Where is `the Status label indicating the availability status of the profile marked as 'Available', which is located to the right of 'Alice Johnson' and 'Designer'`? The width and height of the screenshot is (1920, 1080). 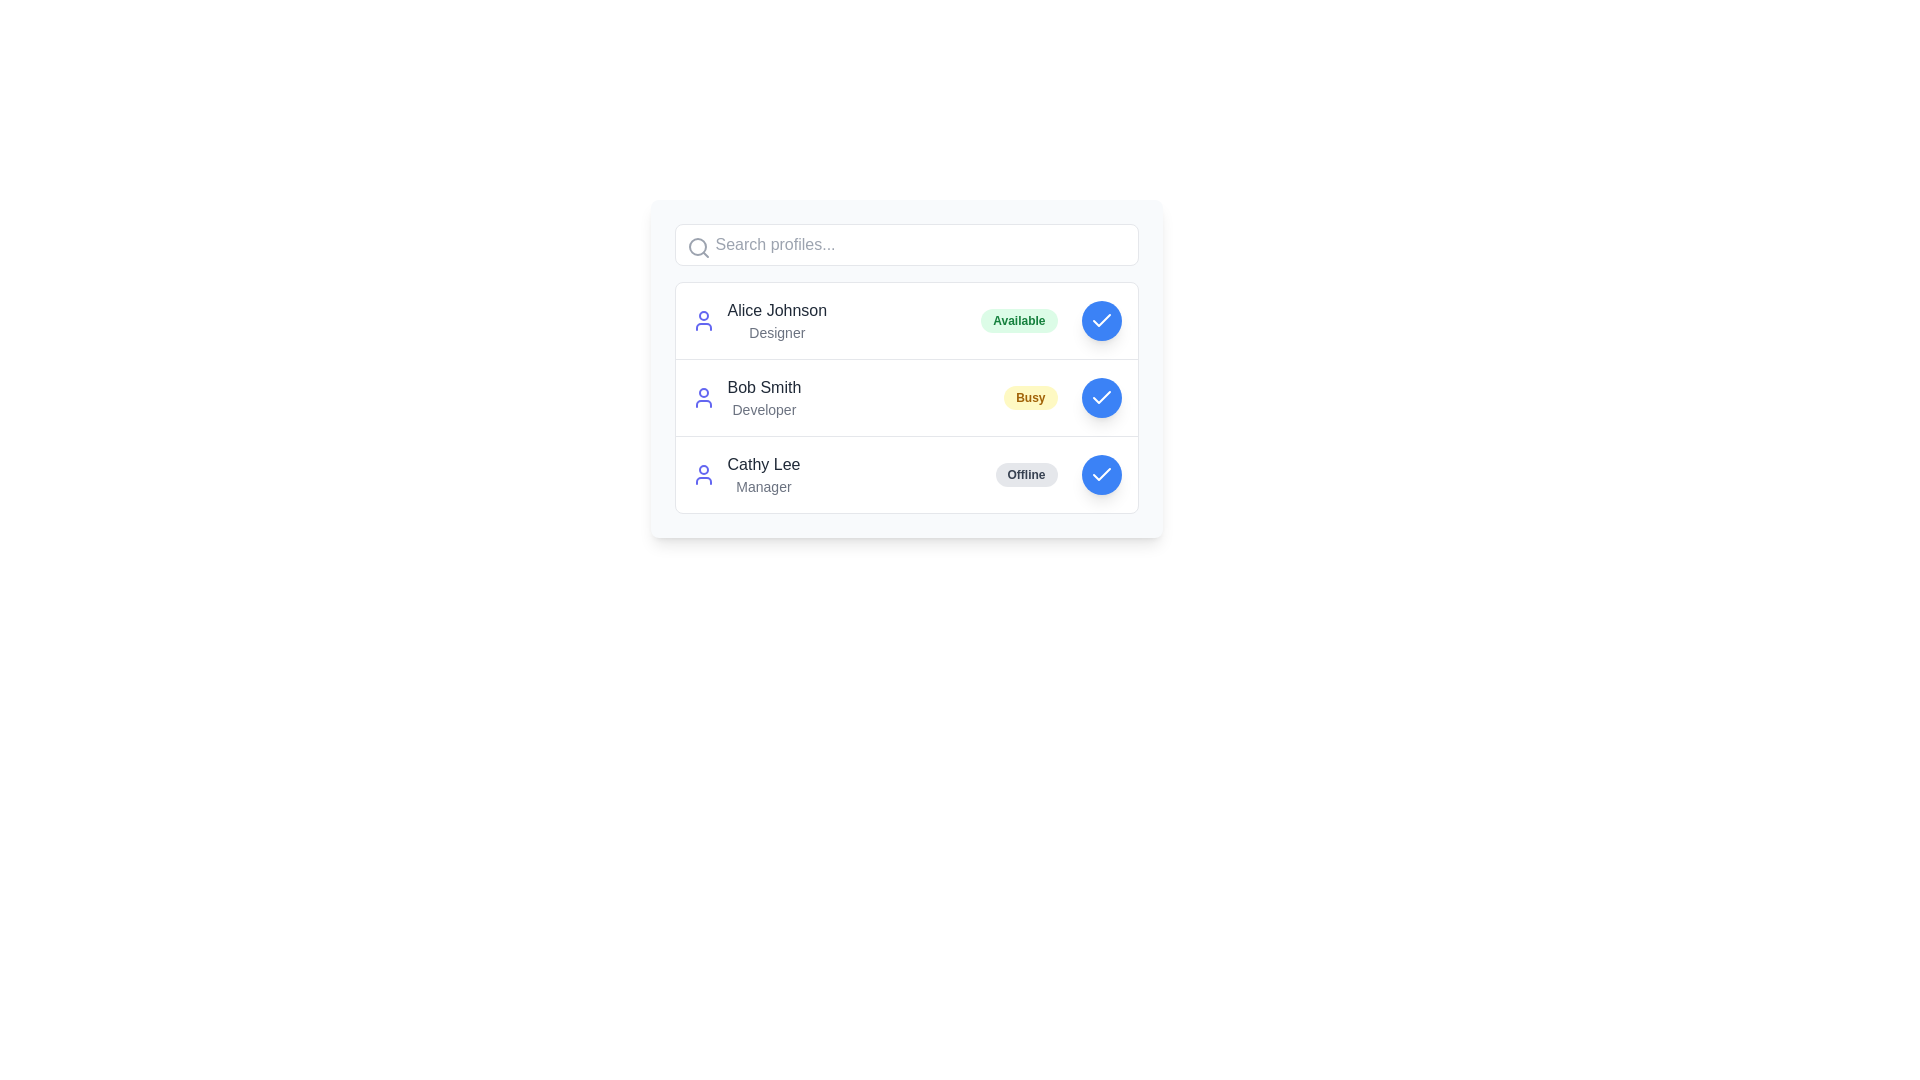
the Status label indicating the availability status of the profile marked as 'Available', which is located to the right of 'Alice Johnson' and 'Designer' is located at coordinates (1019, 319).